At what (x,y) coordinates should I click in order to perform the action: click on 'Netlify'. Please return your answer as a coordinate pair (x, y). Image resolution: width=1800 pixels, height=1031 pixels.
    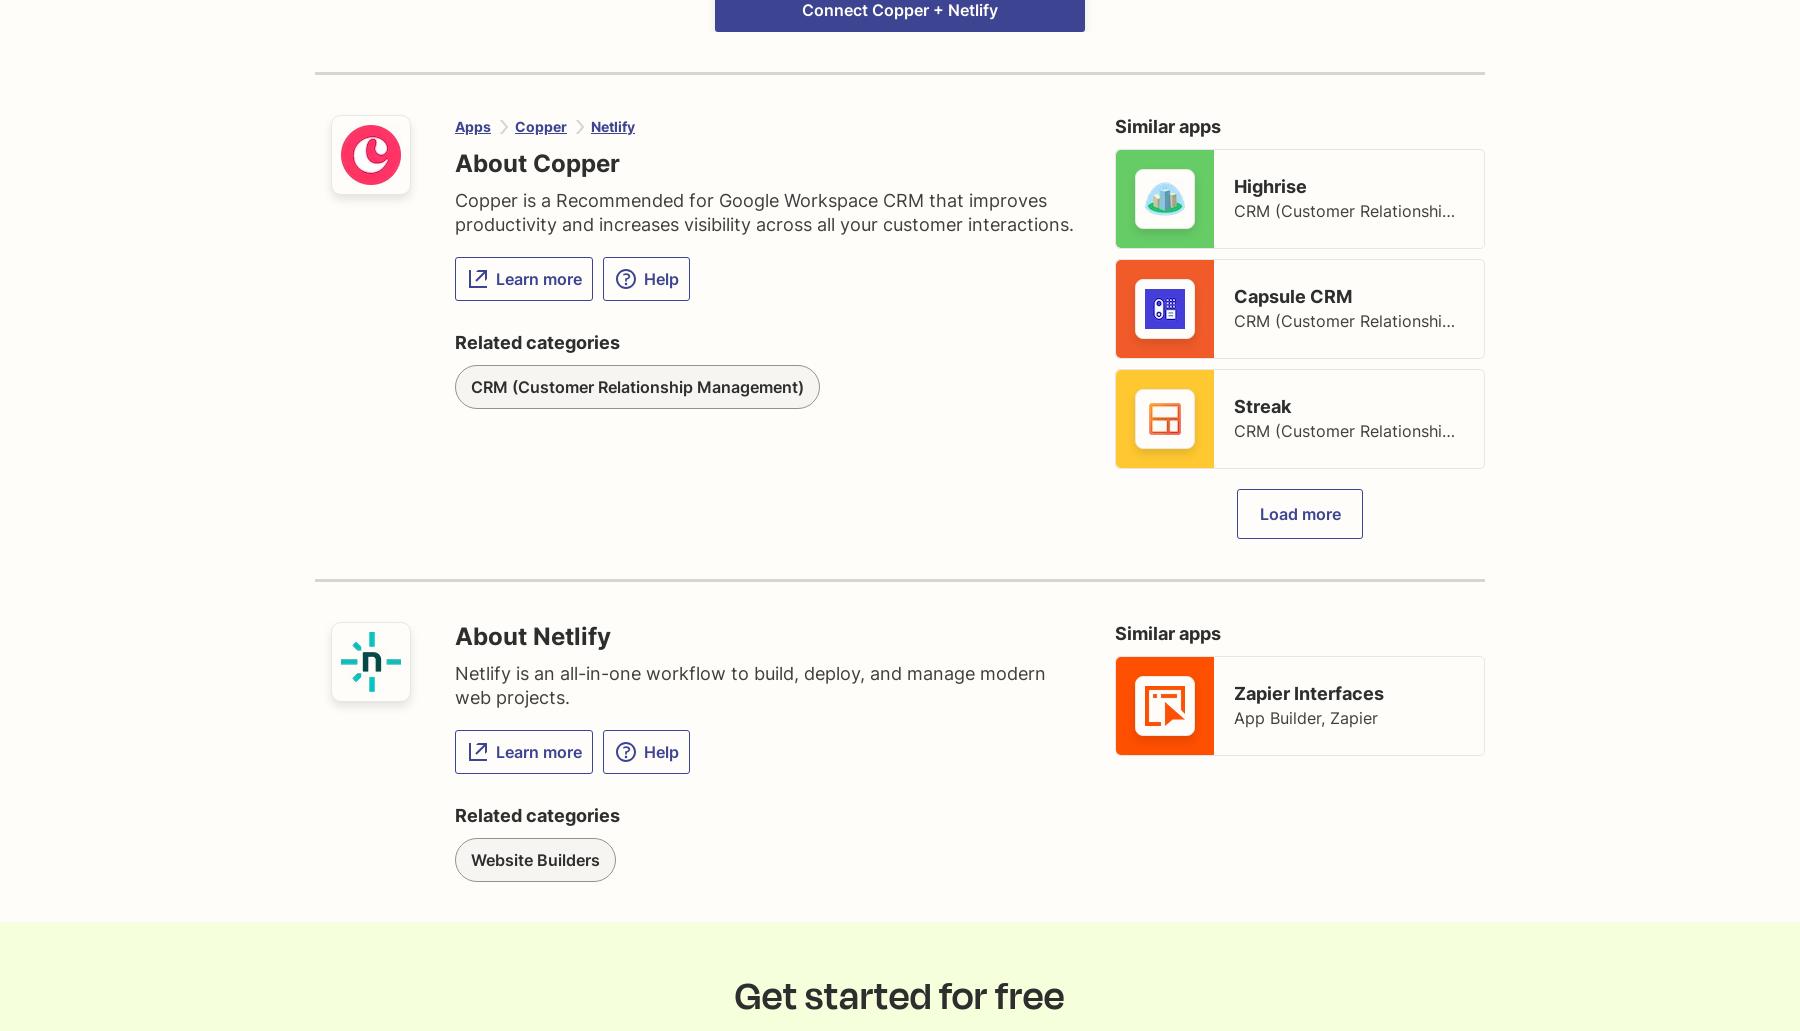
    Looking at the image, I should click on (613, 125).